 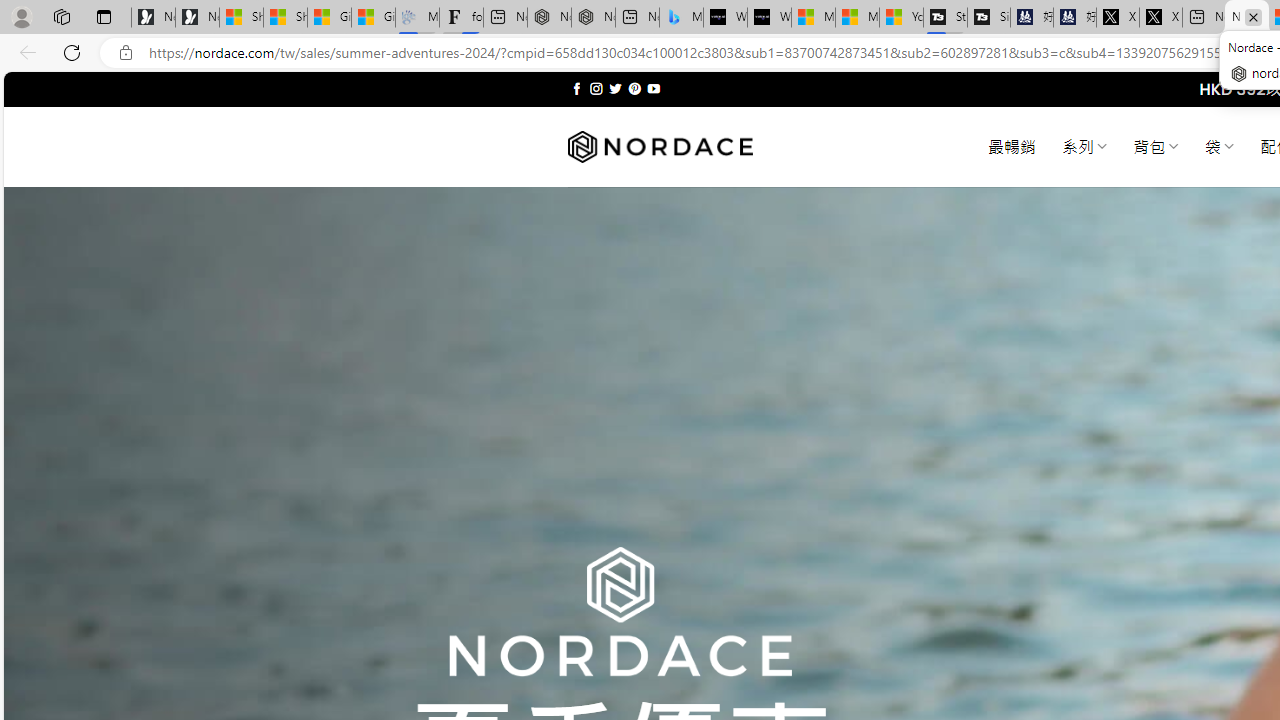 I want to click on 'Follow on YouTube', so click(x=653, y=88).